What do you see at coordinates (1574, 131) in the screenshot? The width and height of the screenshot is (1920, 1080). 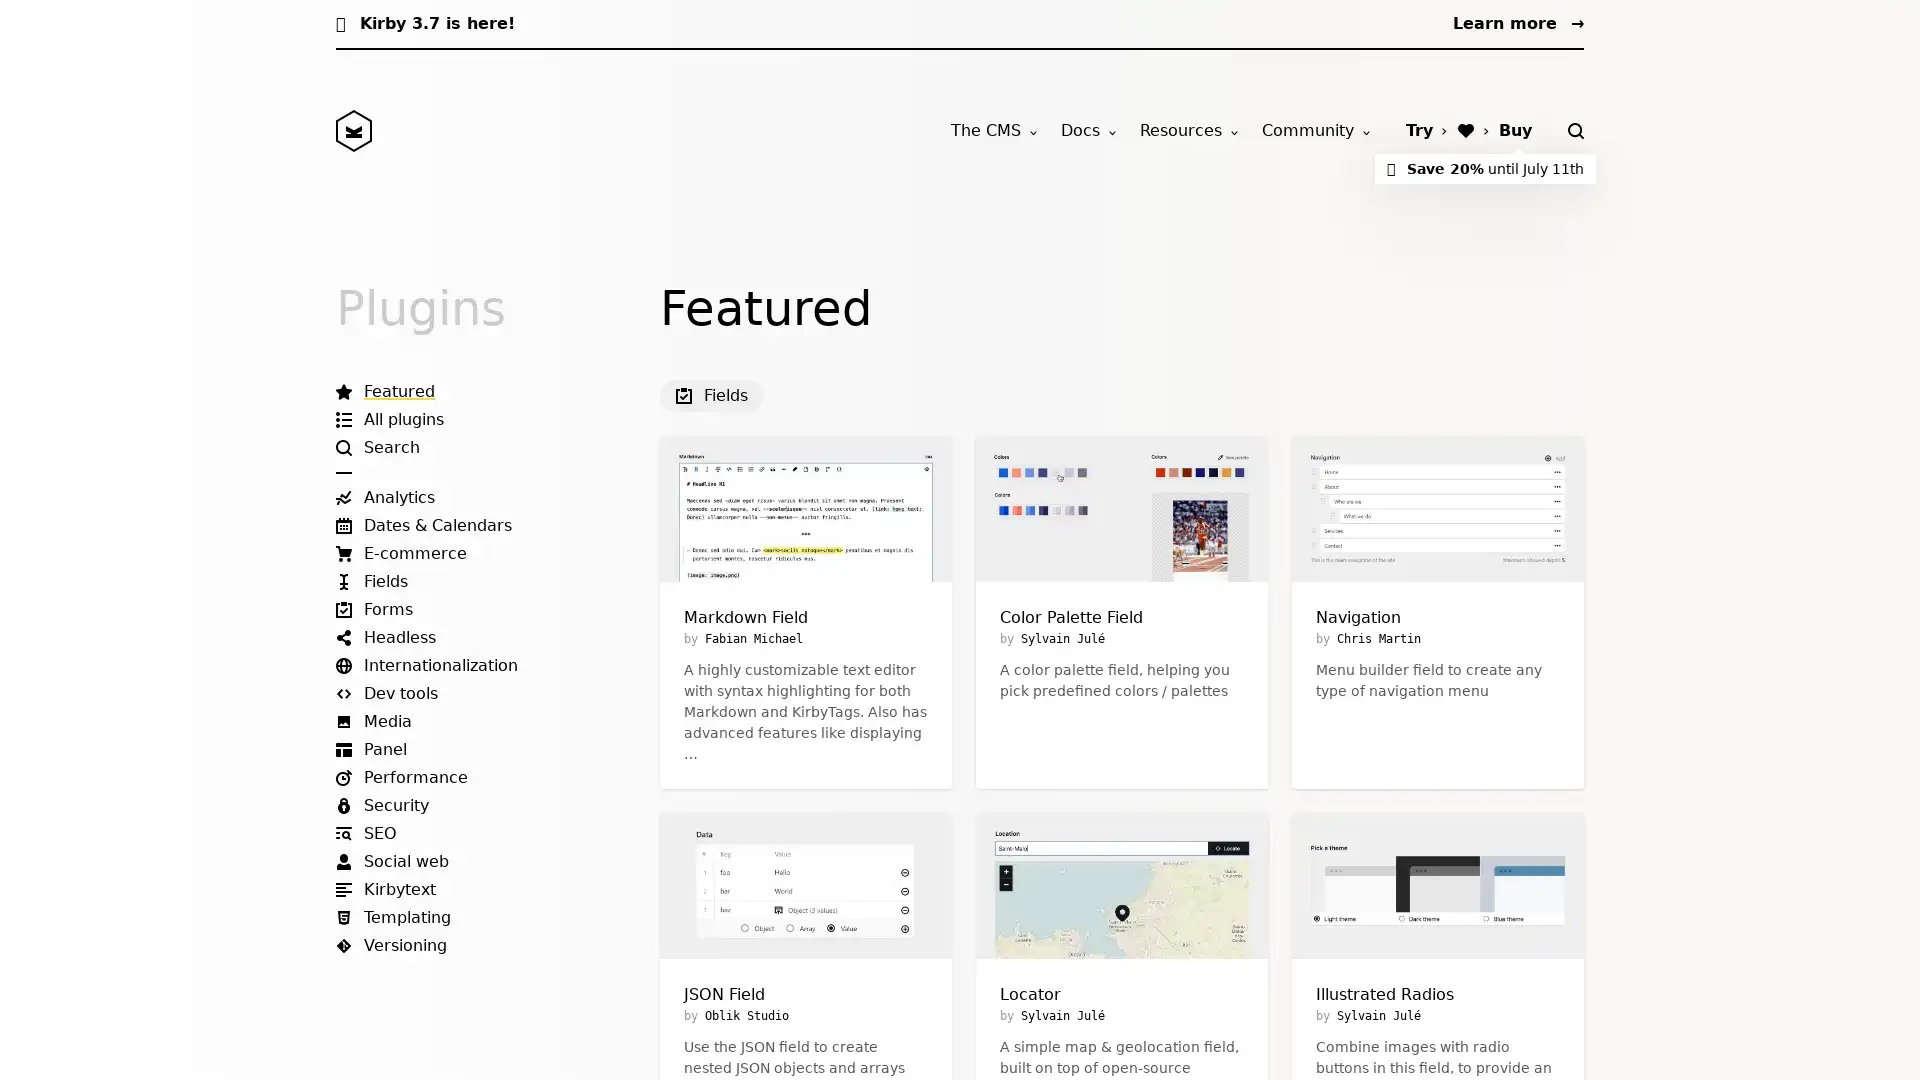 I see `Search` at bounding box center [1574, 131].